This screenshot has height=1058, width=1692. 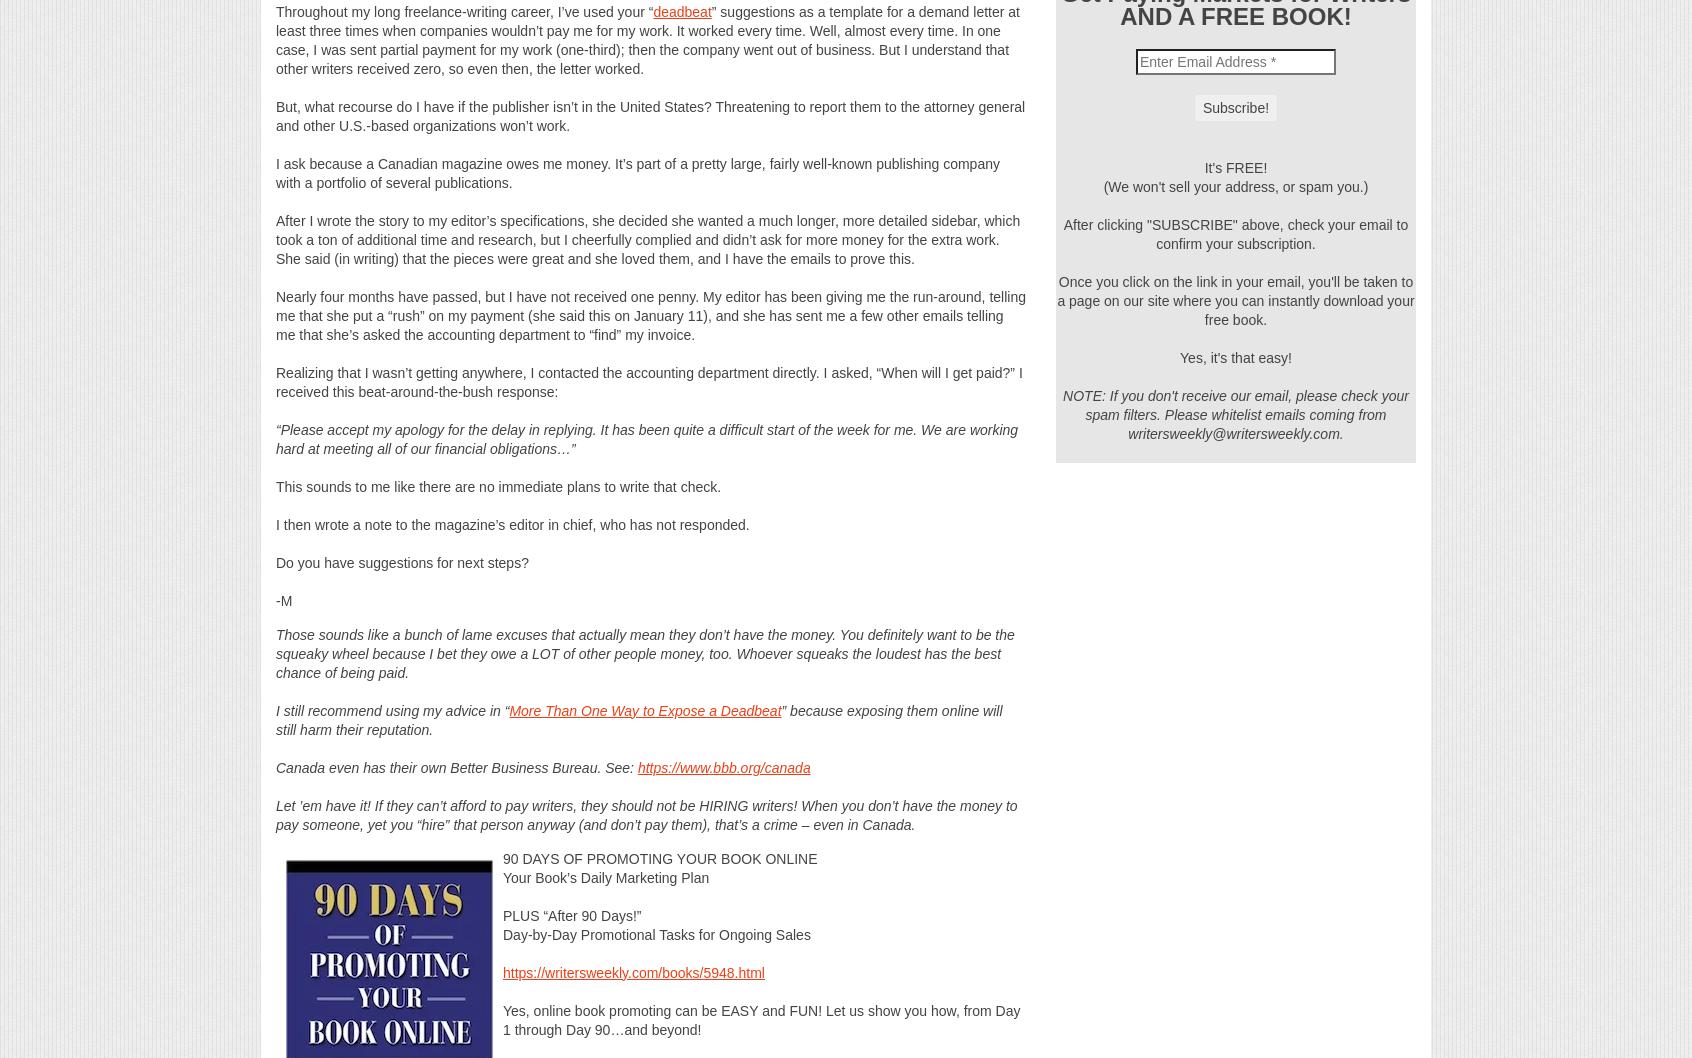 What do you see at coordinates (1235, 413) in the screenshot?
I see `'NOTE: If you don't receive our email, please check your spam filters. Please whitelist emails coming from writersweekly@writersweekly.com.'` at bounding box center [1235, 413].